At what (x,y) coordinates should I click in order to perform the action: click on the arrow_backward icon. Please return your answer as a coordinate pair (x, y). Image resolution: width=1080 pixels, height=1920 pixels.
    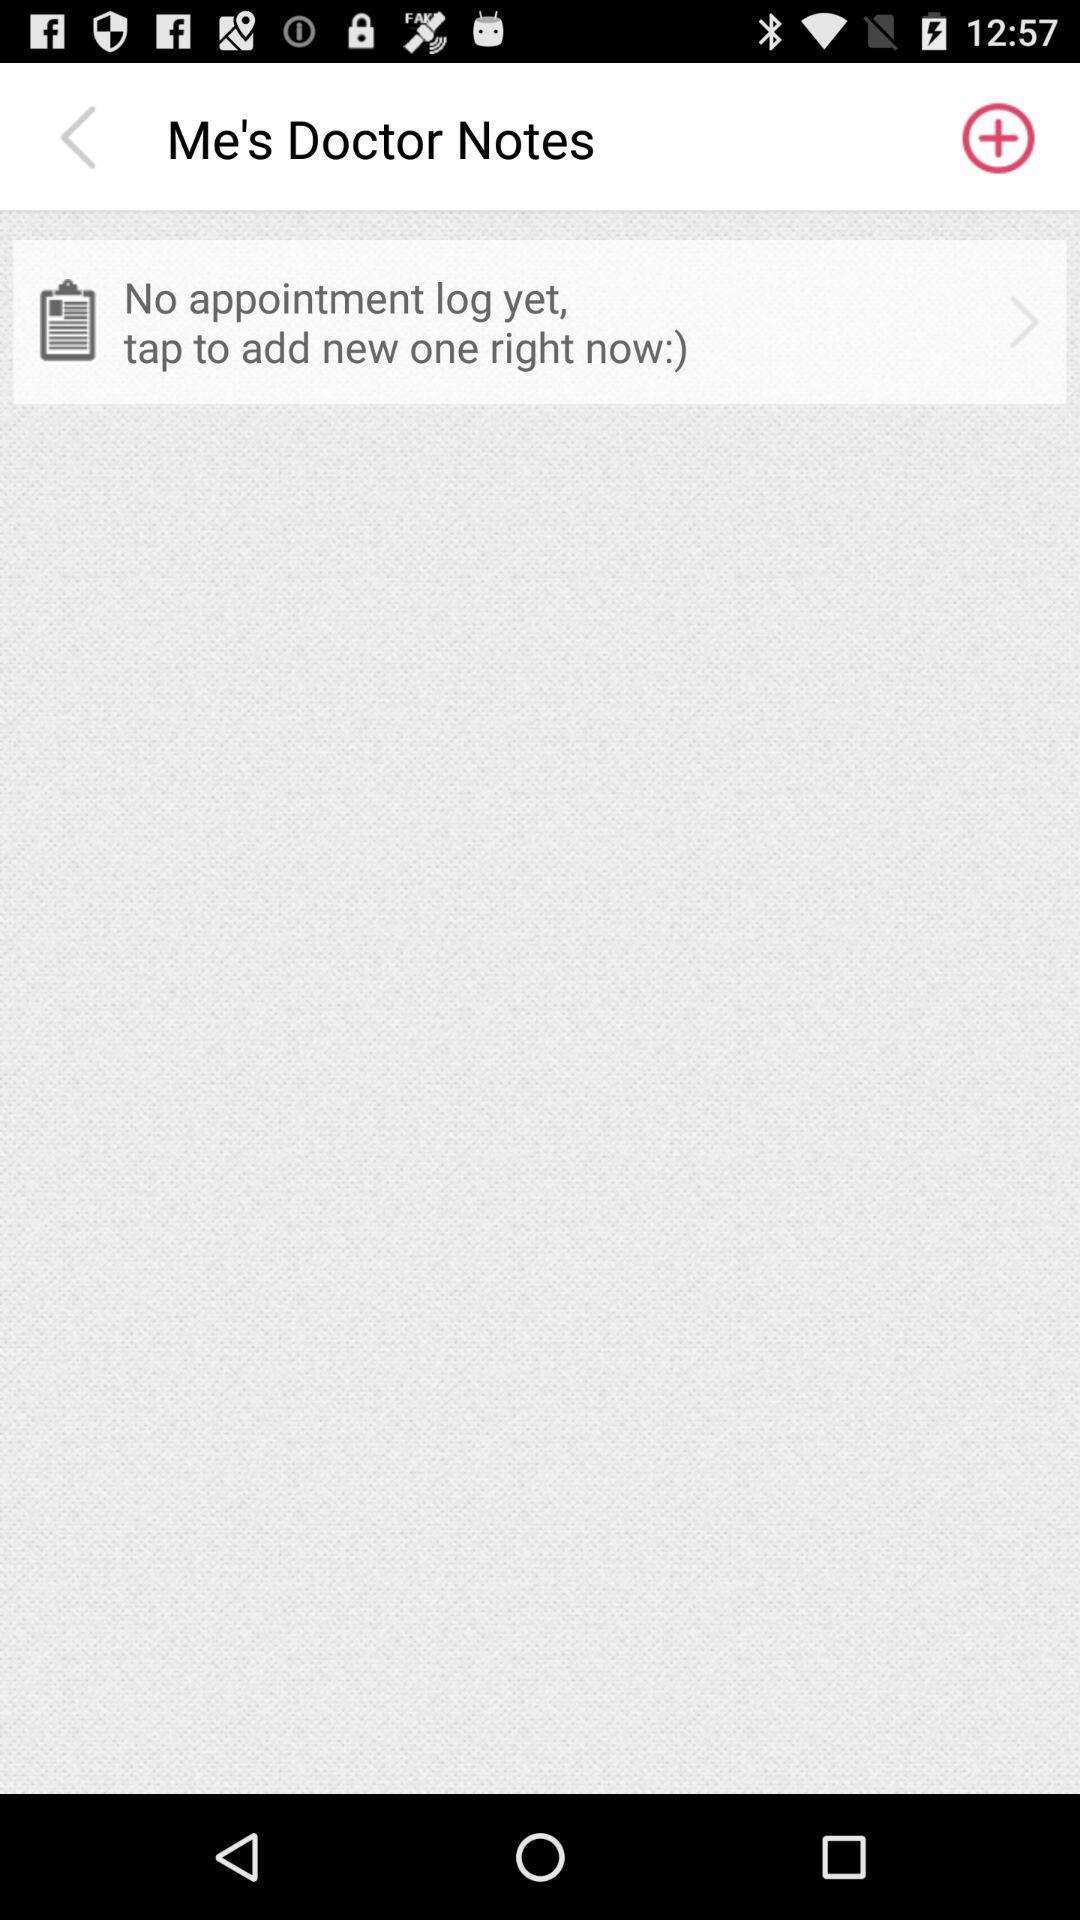
    Looking at the image, I should click on (82, 147).